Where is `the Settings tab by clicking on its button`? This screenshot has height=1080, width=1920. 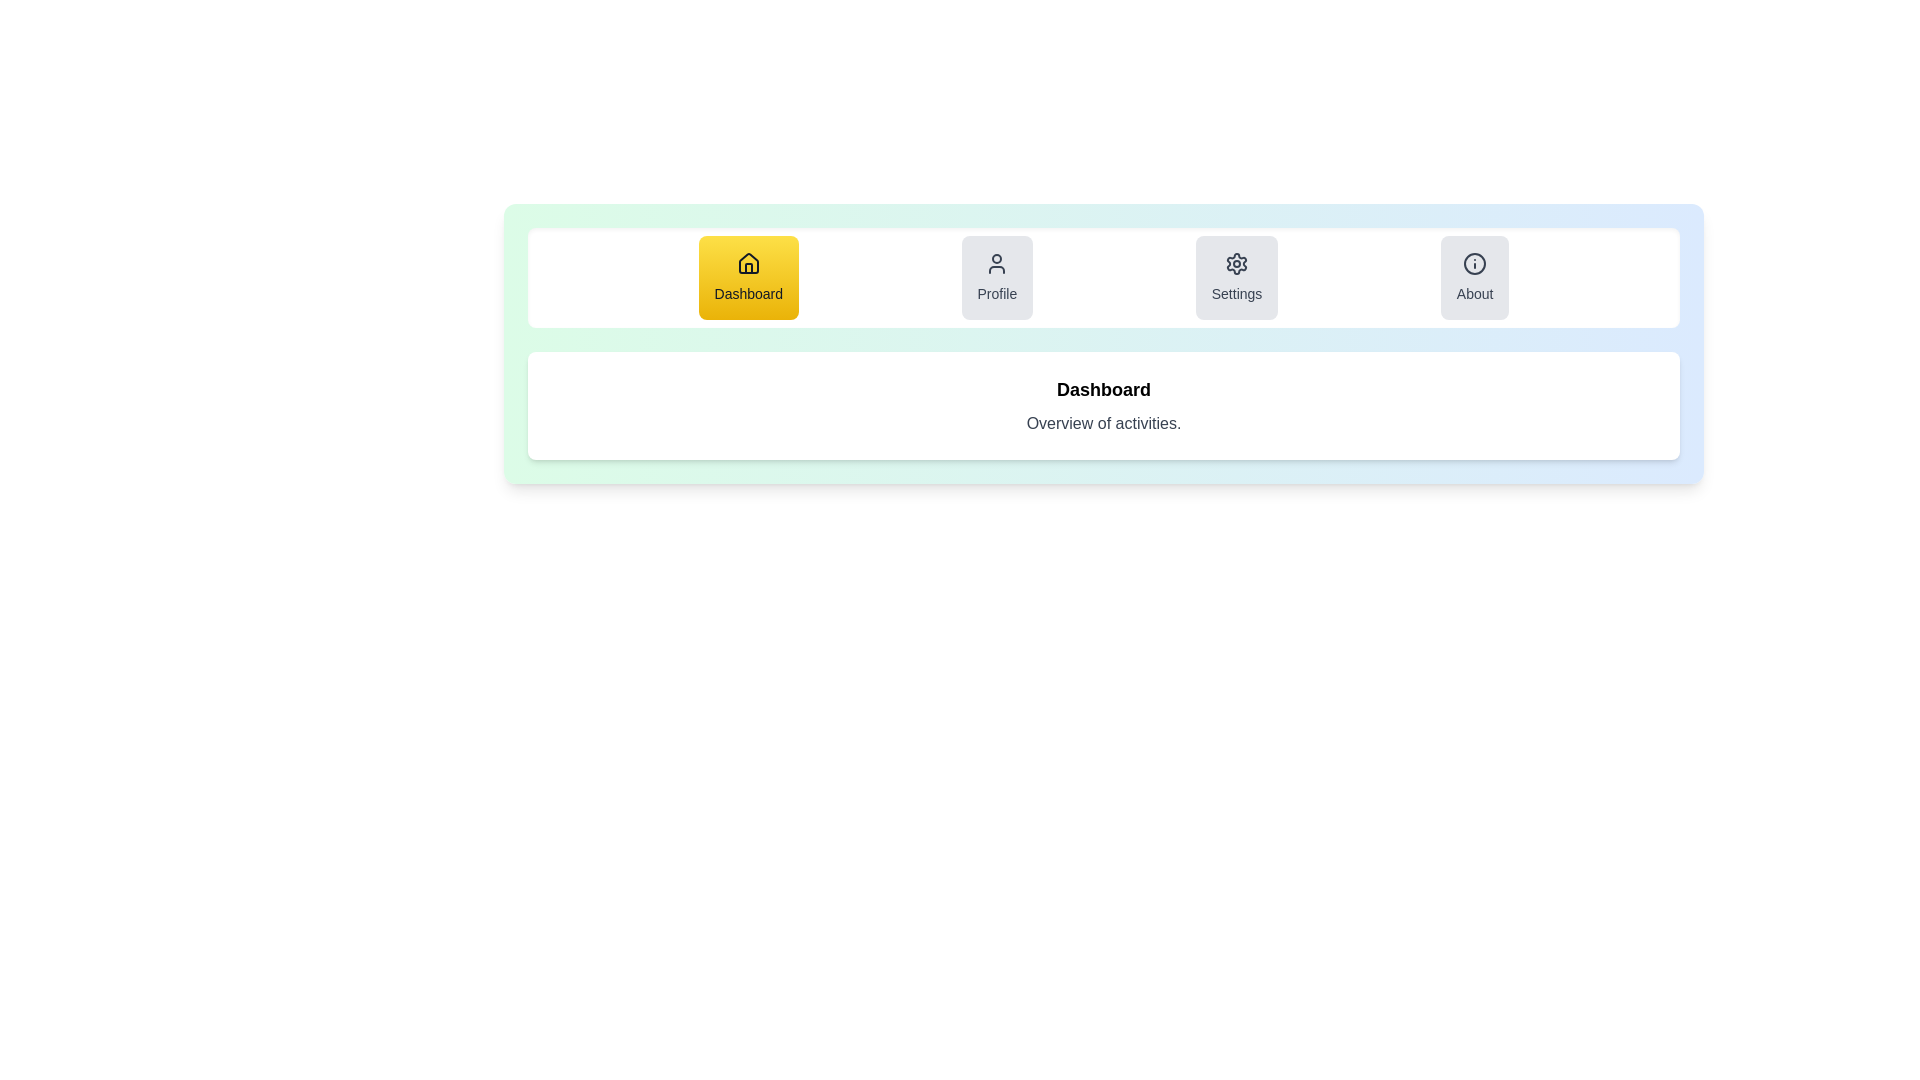 the Settings tab by clicking on its button is located at coordinates (1236, 277).